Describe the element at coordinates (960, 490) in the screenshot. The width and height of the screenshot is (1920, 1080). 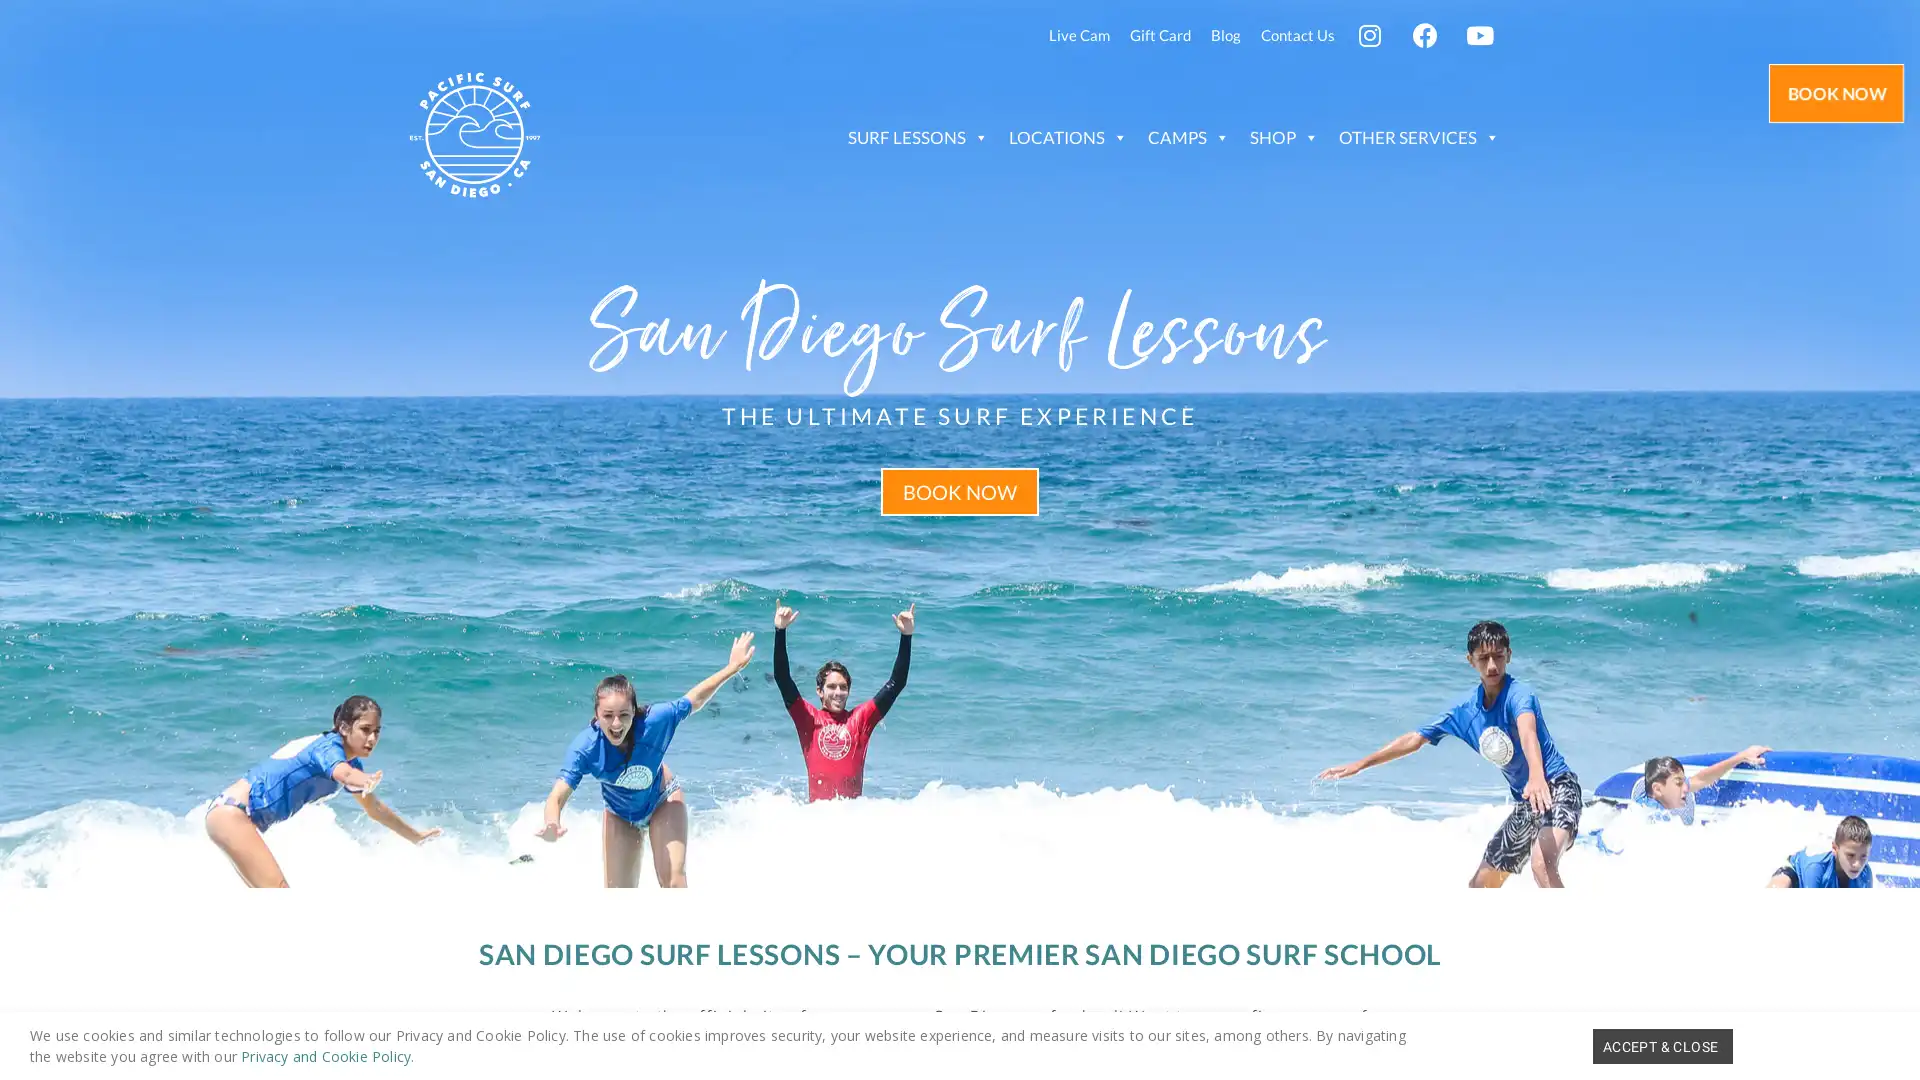
I see `BOOK NOW` at that location.